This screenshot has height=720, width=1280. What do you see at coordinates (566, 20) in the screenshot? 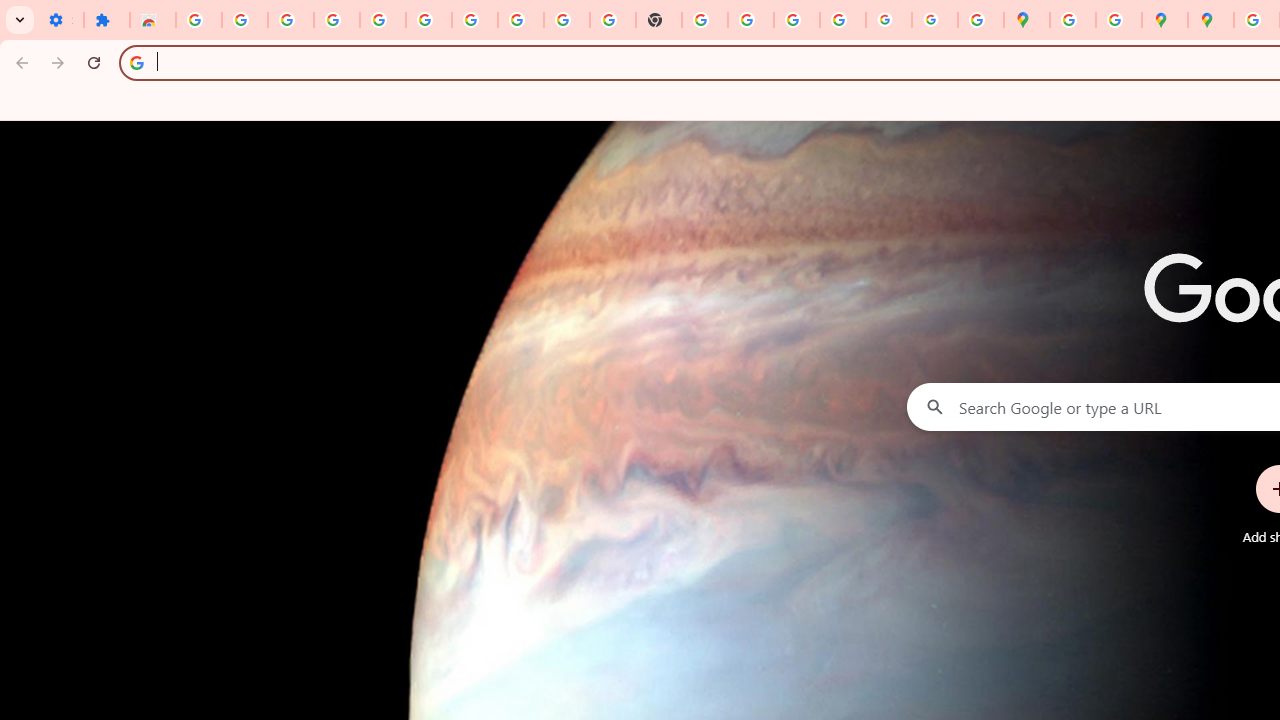
I see `'YouTube'` at bounding box center [566, 20].